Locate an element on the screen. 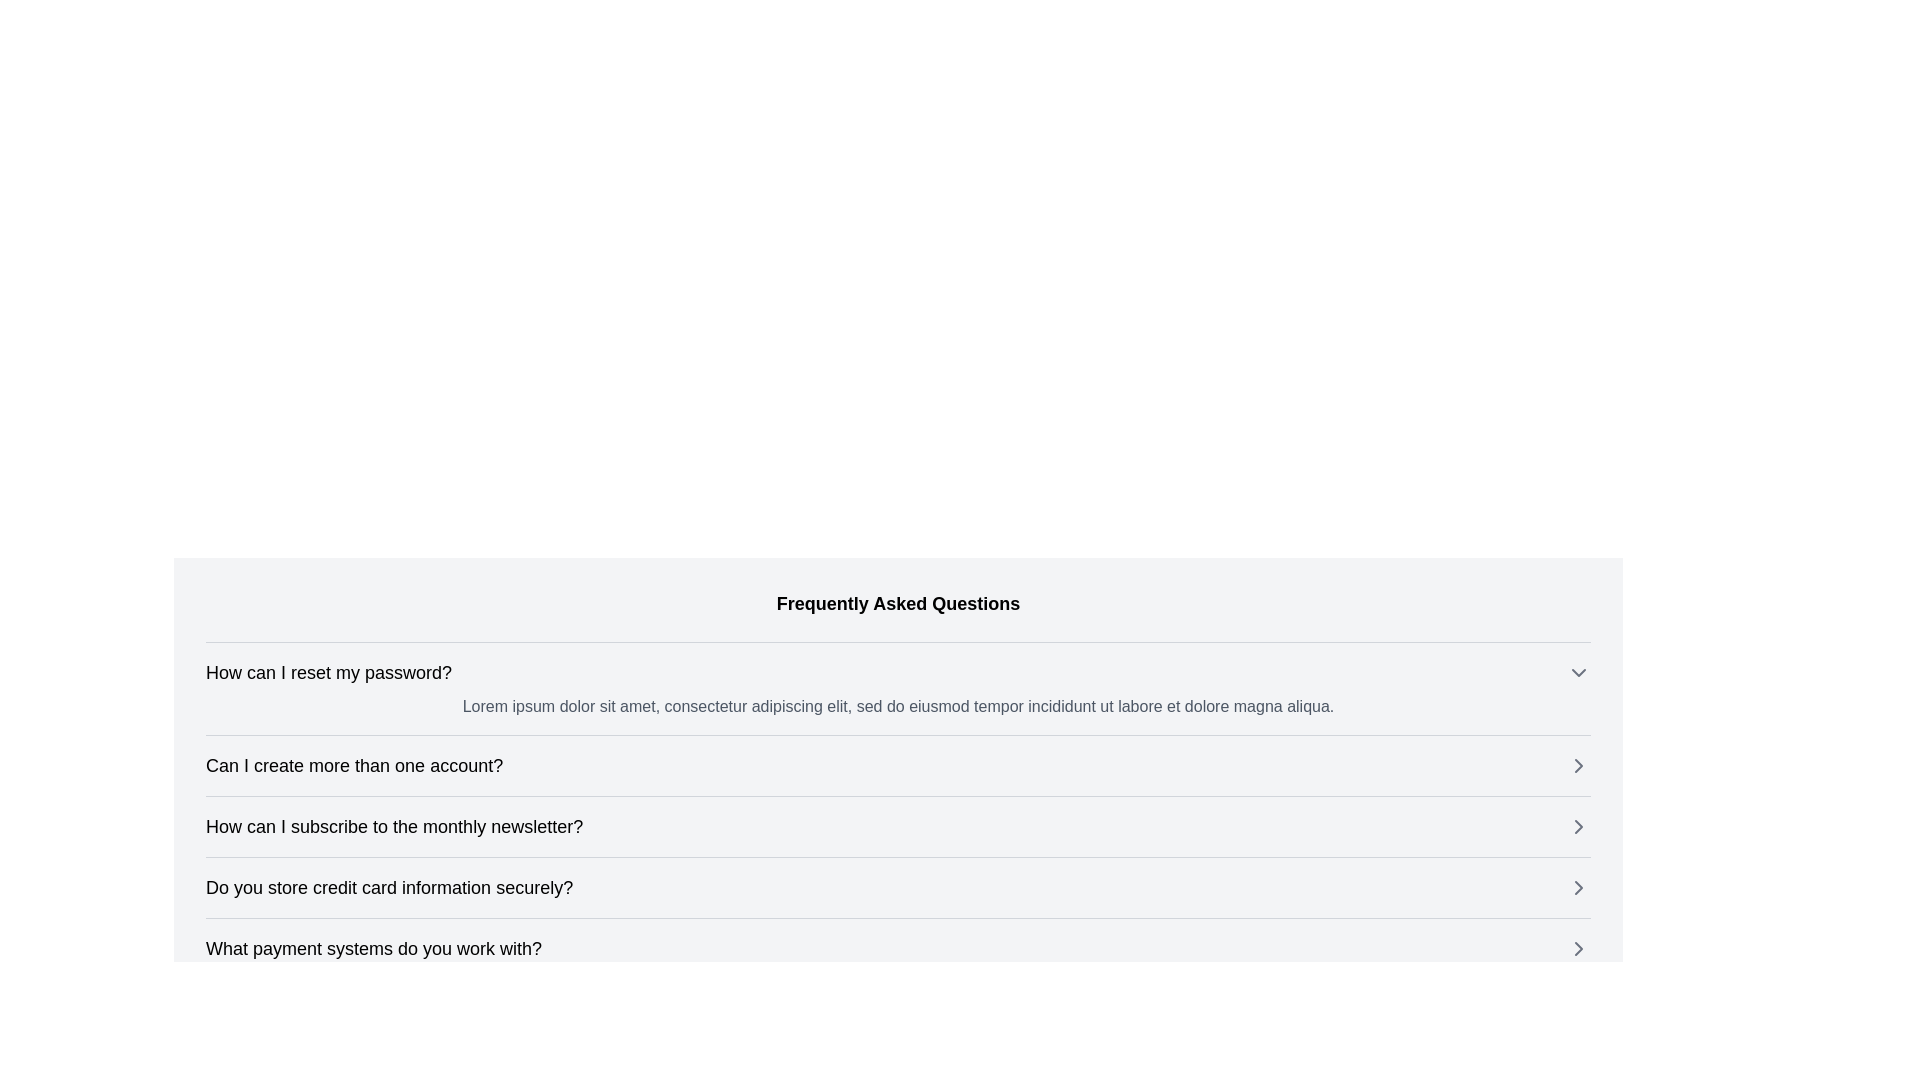 This screenshot has height=1080, width=1920. the chevron icon located to the far right of the question 'Can I create more than one account?' is located at coordinates (1578, 765).